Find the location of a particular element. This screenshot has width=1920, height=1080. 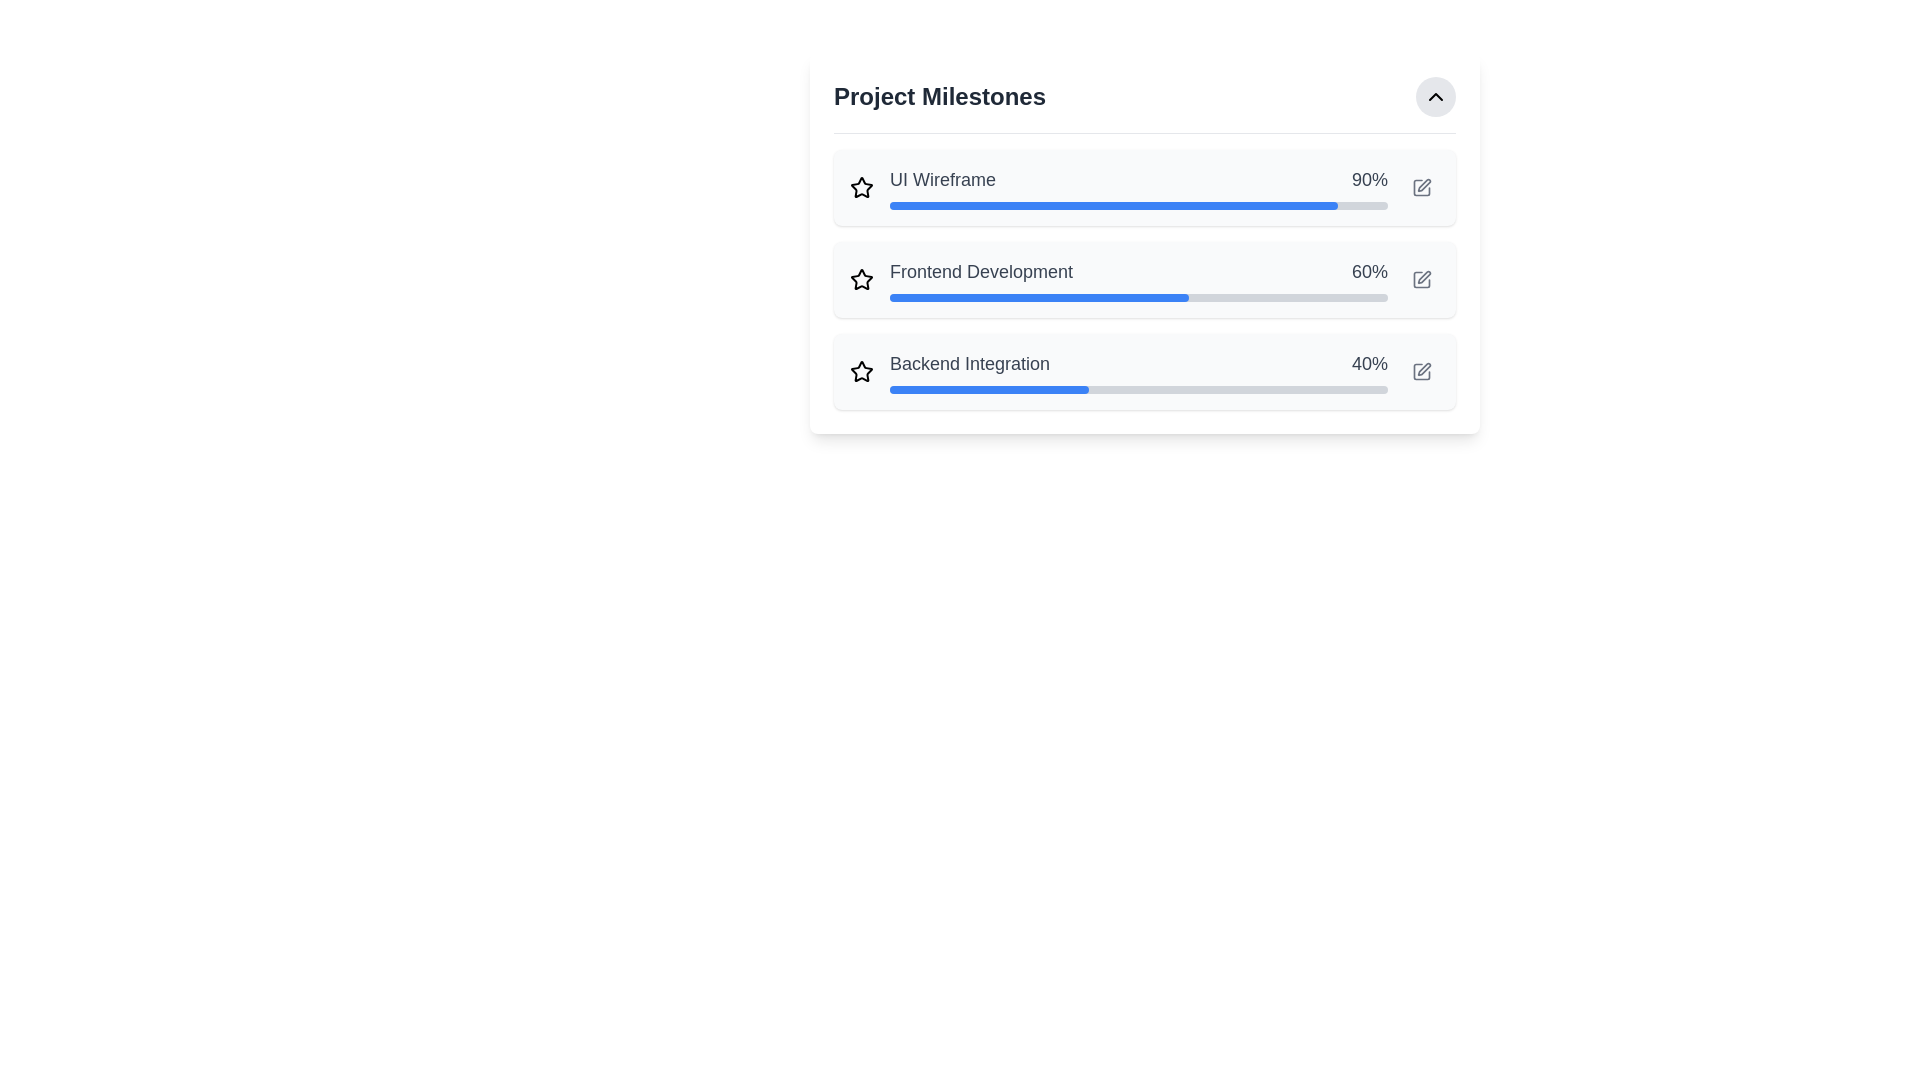

the star-shaped icon outlined in black and styled in gray, located to the left of the text 'Frontend Development' in the 'Project Milestones' list is located at coordinates (862, 280).